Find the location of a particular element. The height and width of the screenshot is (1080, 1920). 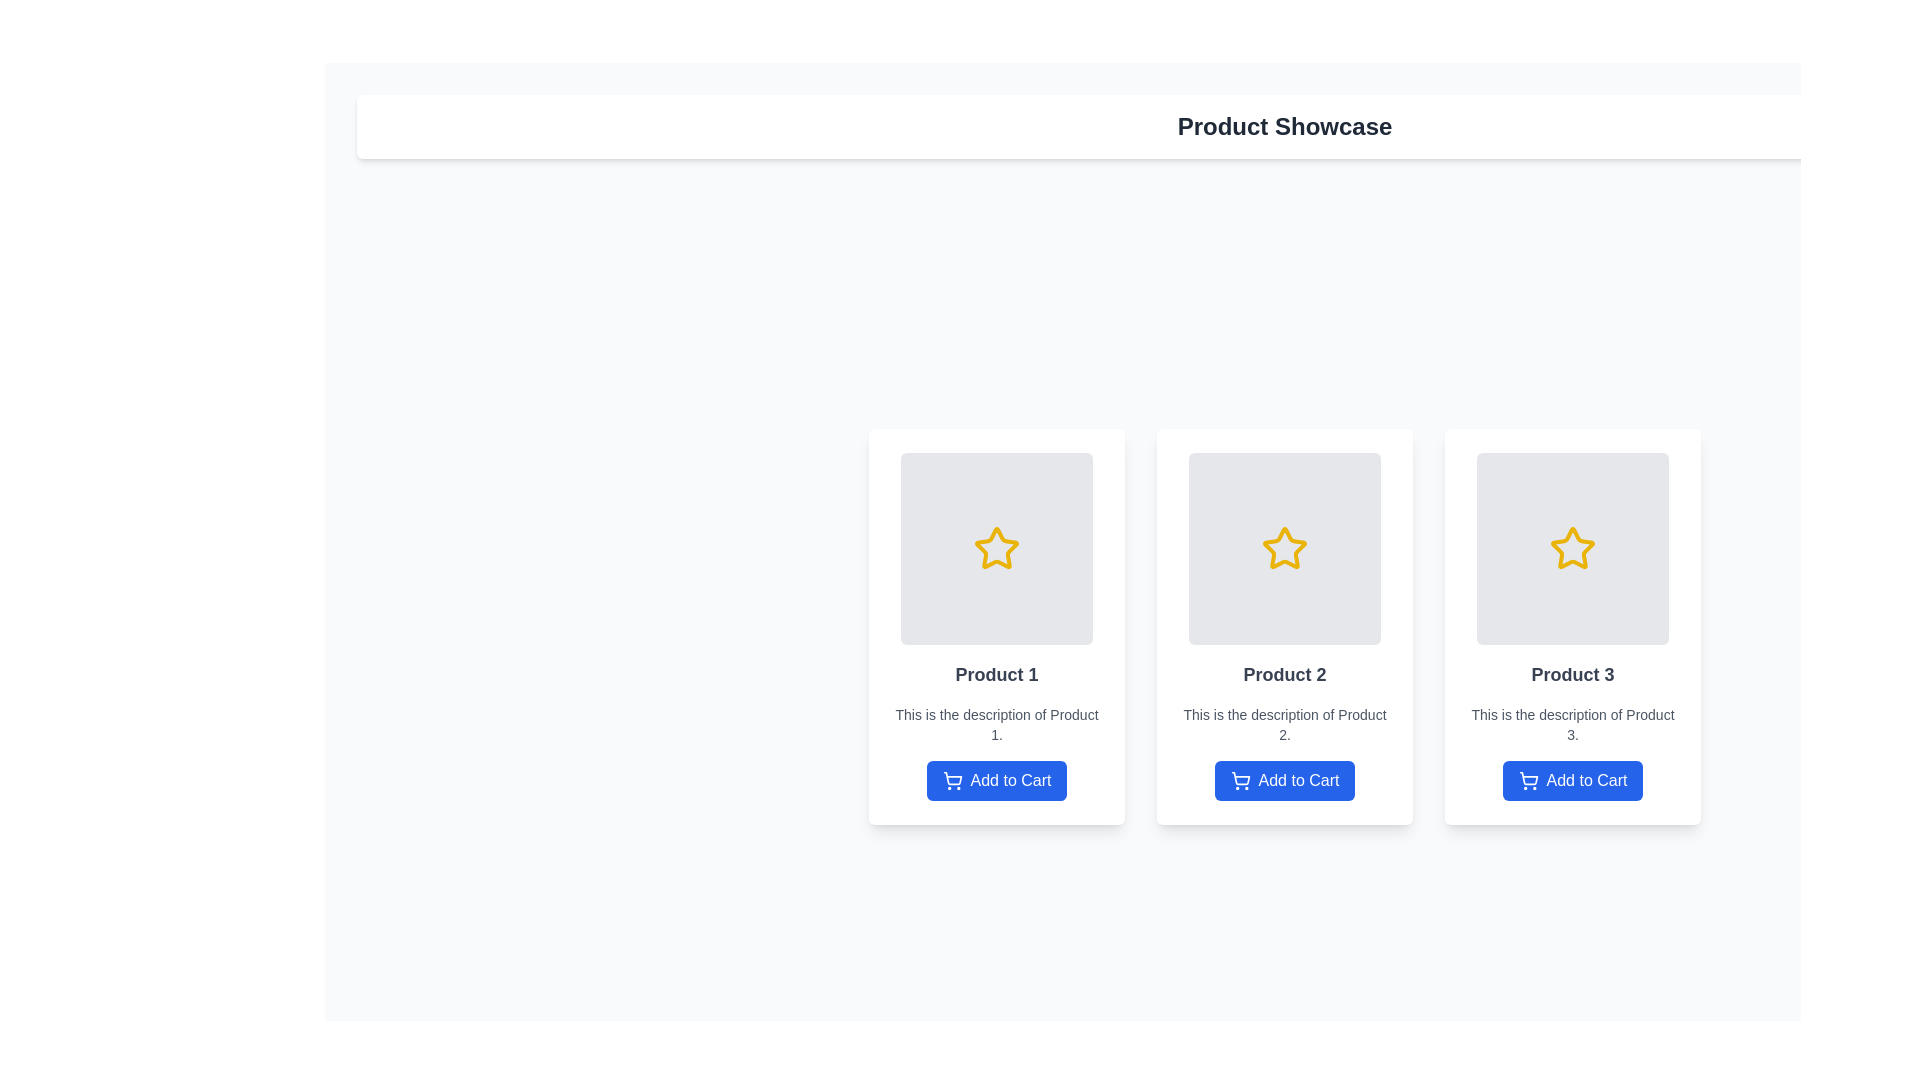

the star icon located in the third product card from the left, above the product title 'Product 3' is located at coordinates (1572, 548).